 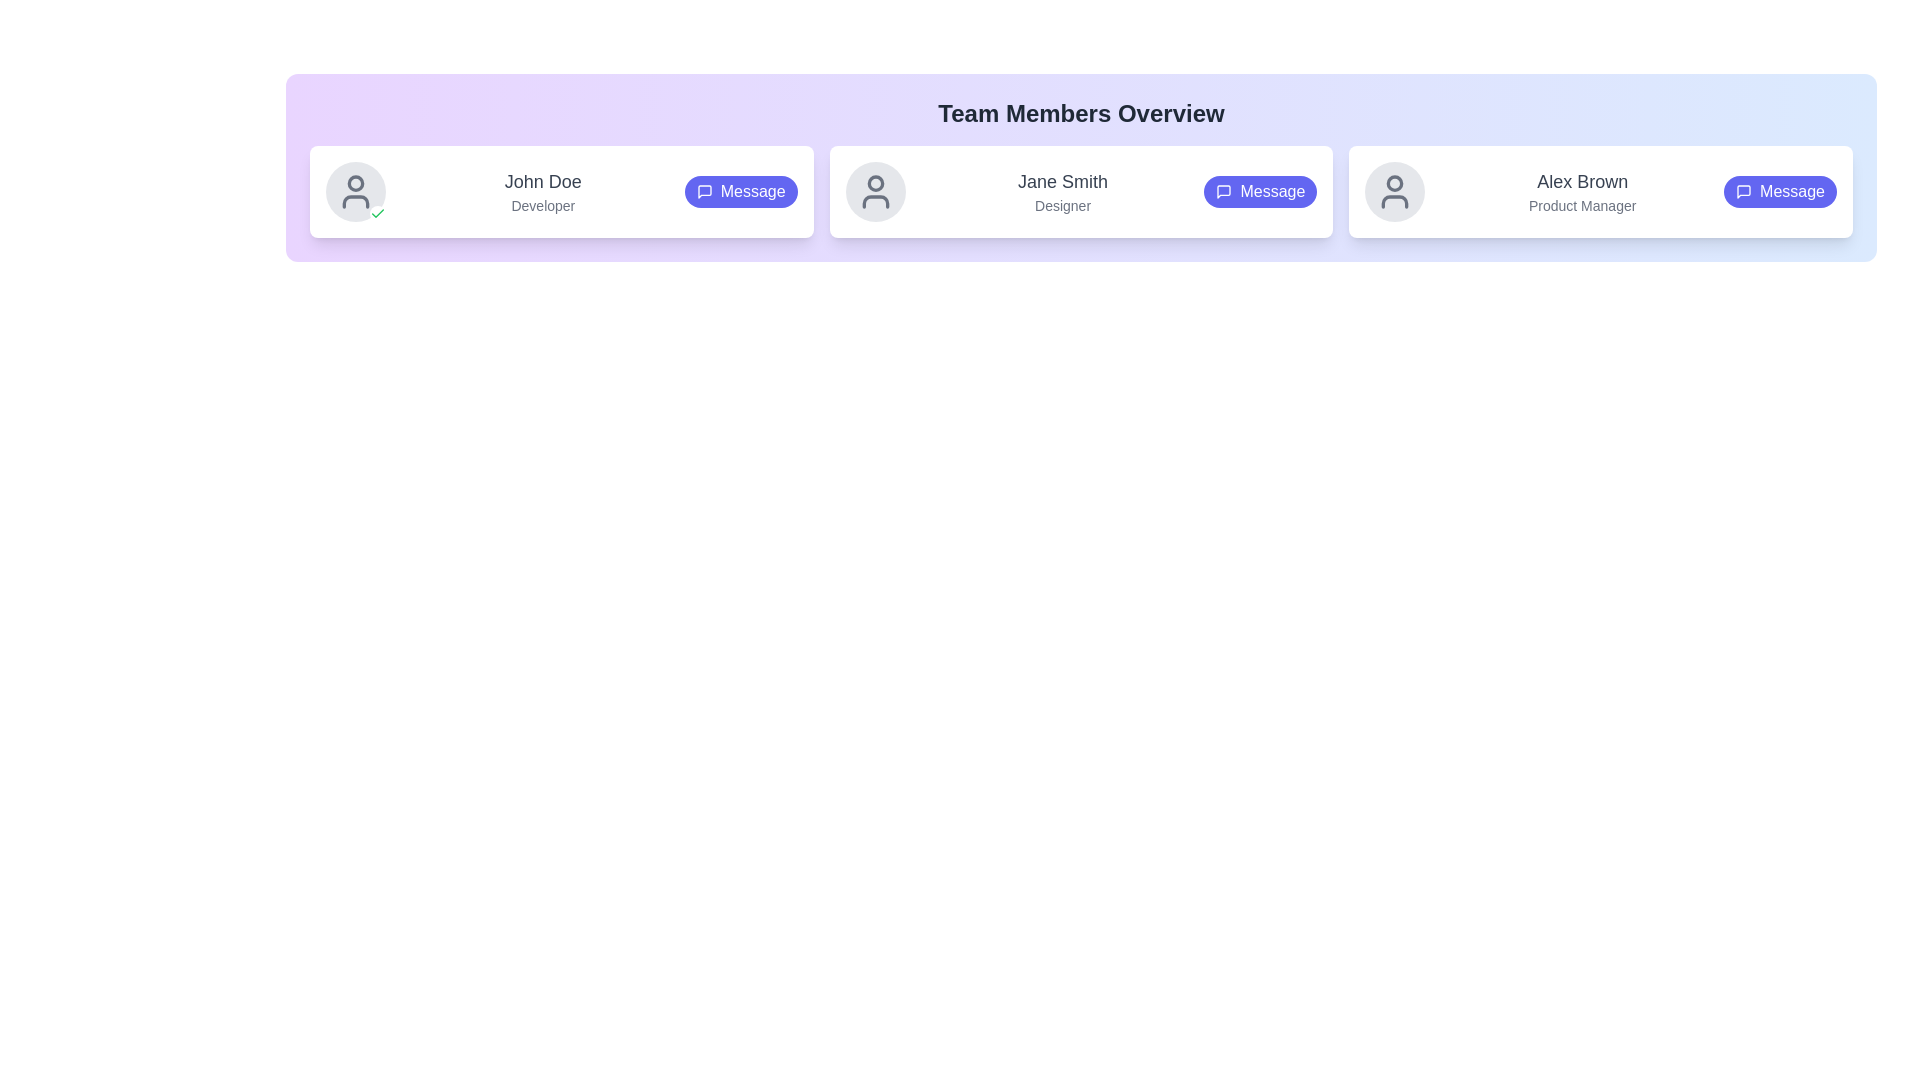 I want to click on the text label indicating the role of 'John Doe', so click(x=543, y=205).